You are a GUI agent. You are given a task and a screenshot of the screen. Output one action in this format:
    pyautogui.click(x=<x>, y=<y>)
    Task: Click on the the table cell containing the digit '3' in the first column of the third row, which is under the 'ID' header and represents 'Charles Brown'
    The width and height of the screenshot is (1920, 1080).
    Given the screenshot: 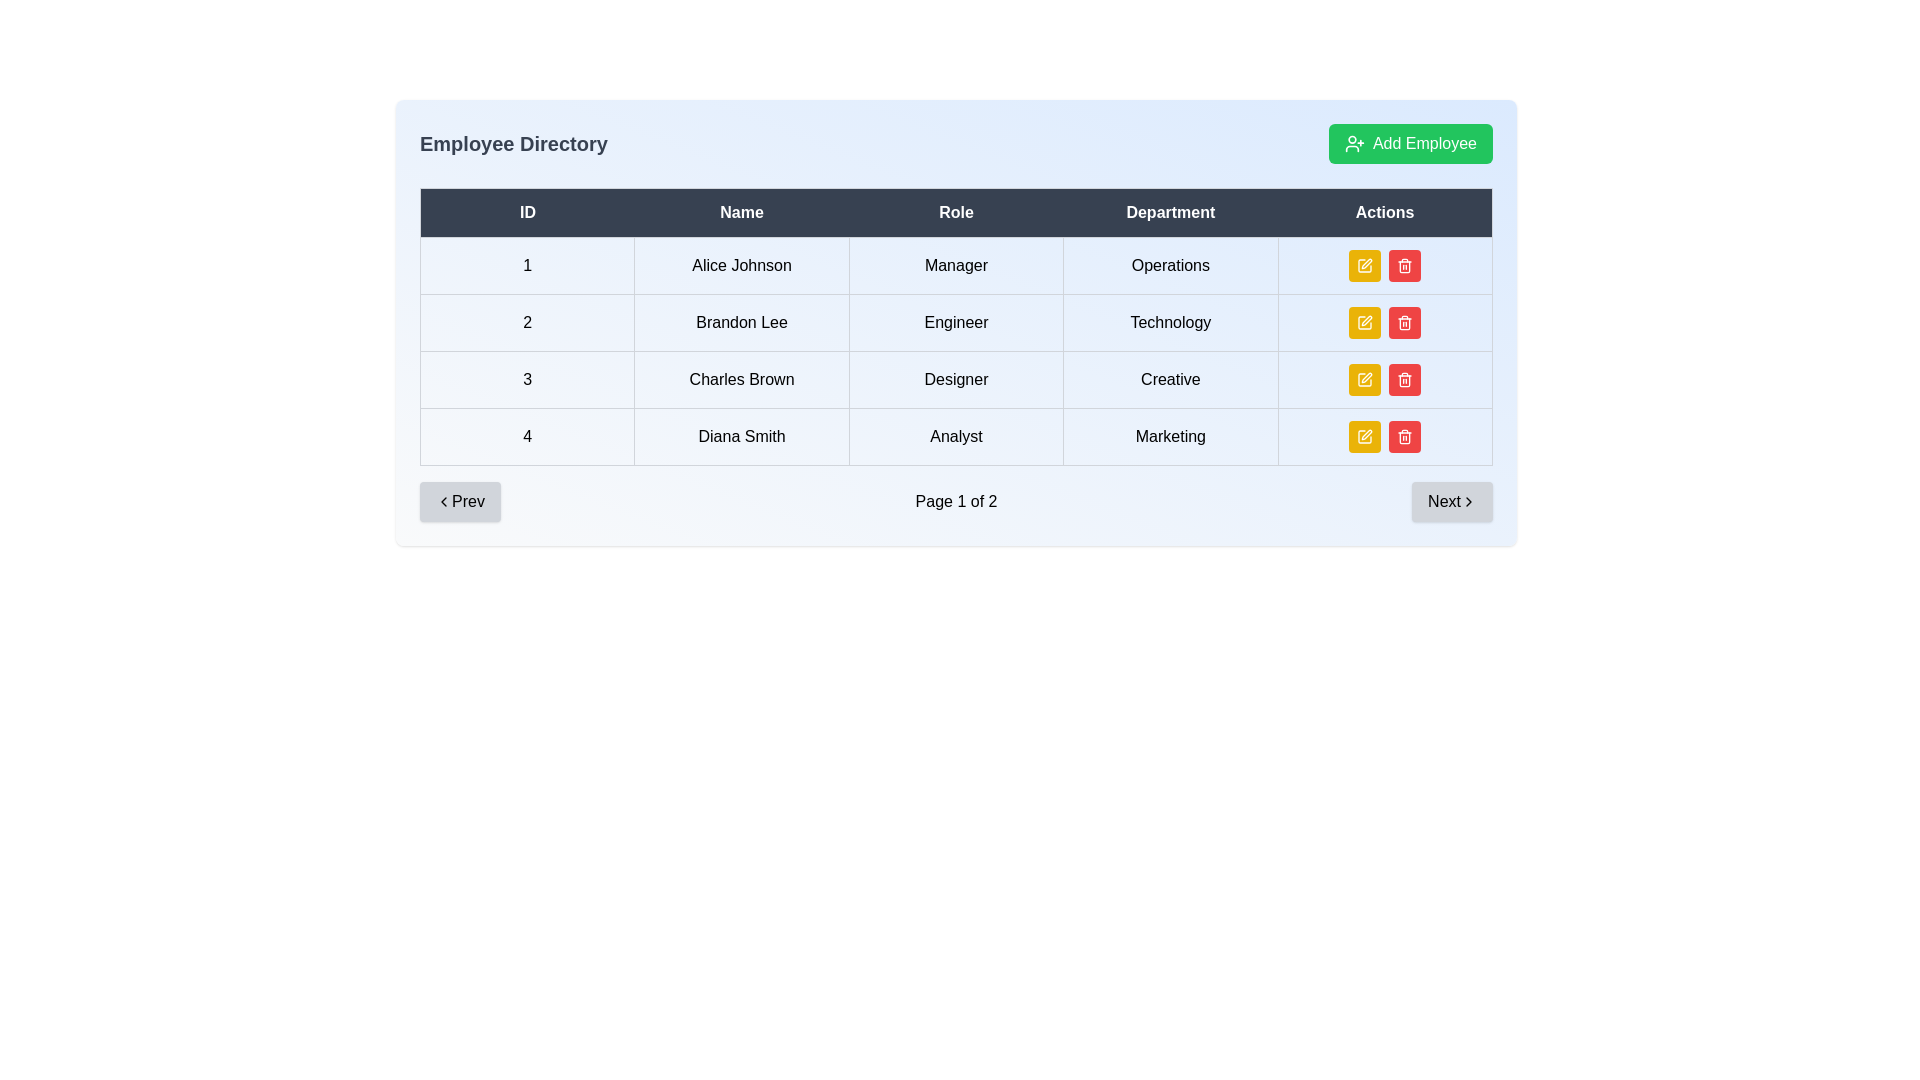 What is the action you would take?
    pyautogui.click(x=527, y=380)
    